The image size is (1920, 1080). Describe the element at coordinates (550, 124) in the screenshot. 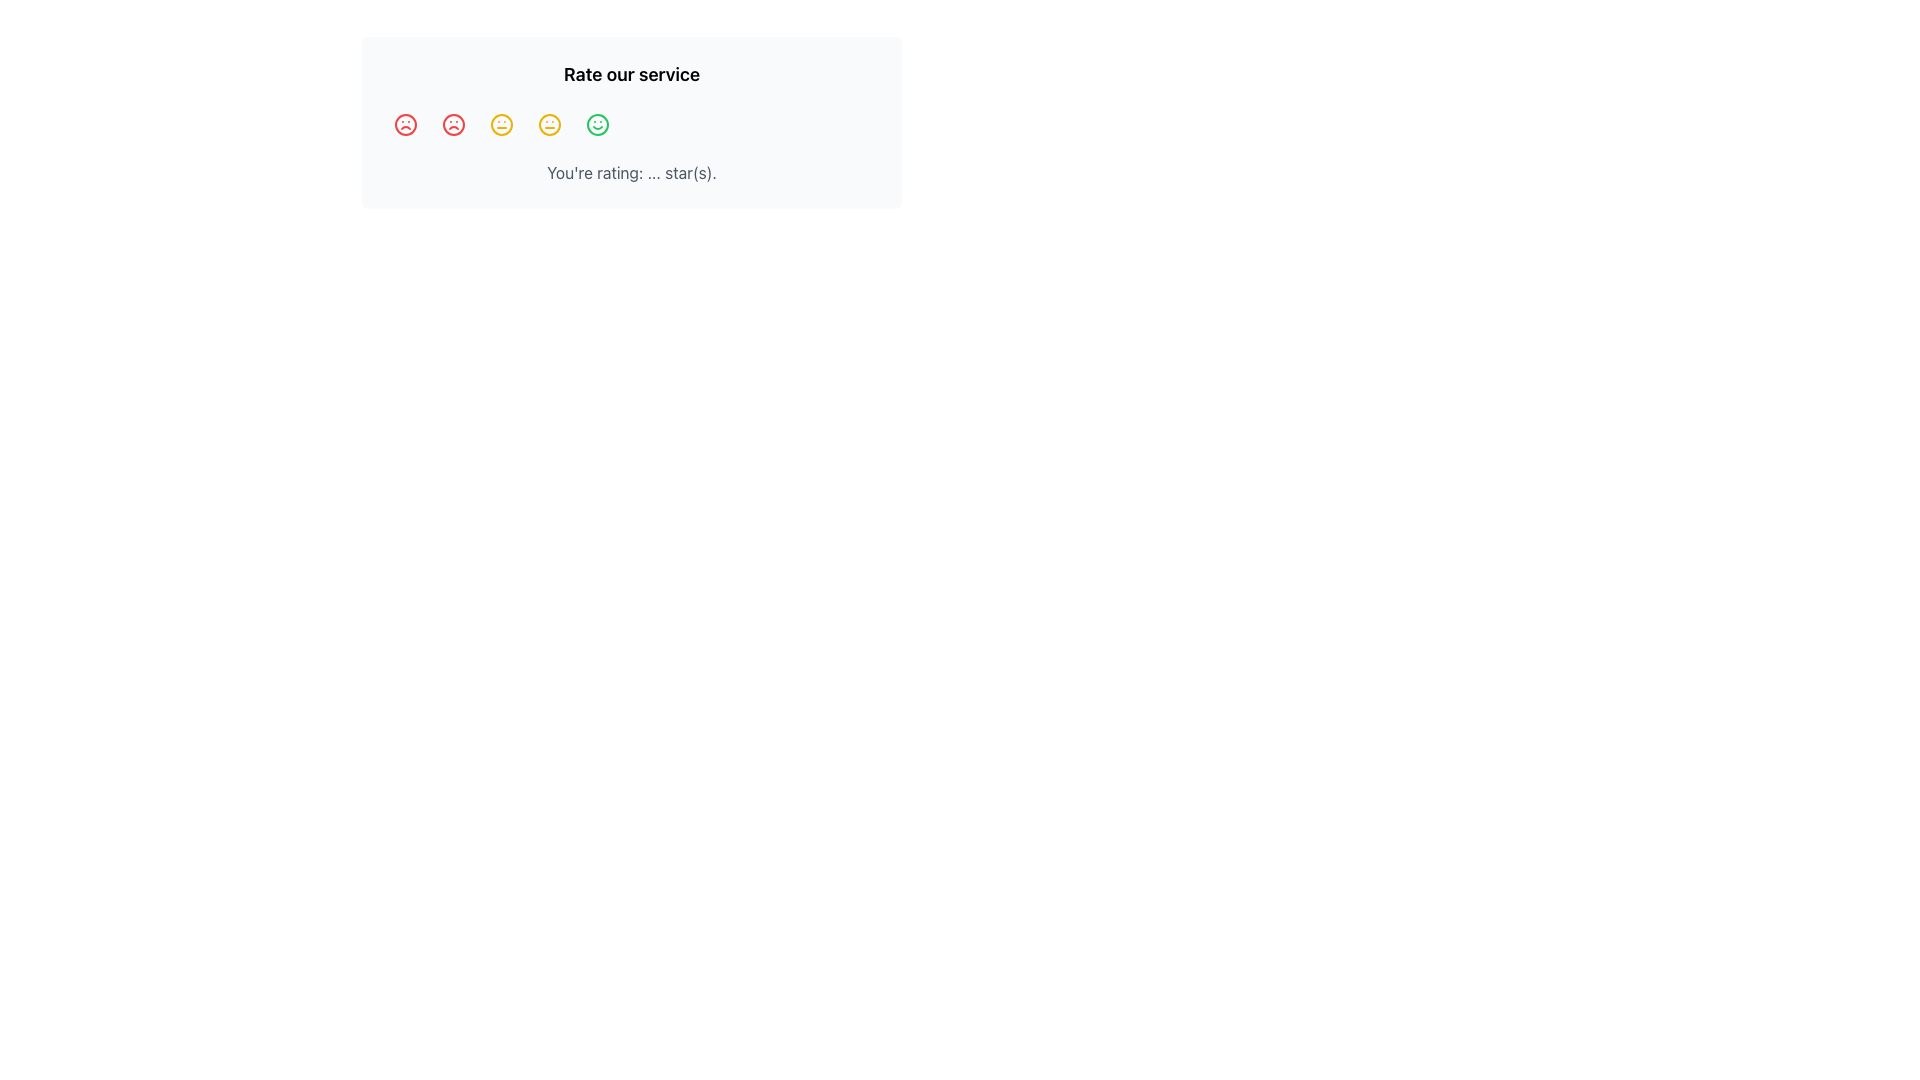

I see `the fourth icon in the horizontal row of five rating options` at that location.